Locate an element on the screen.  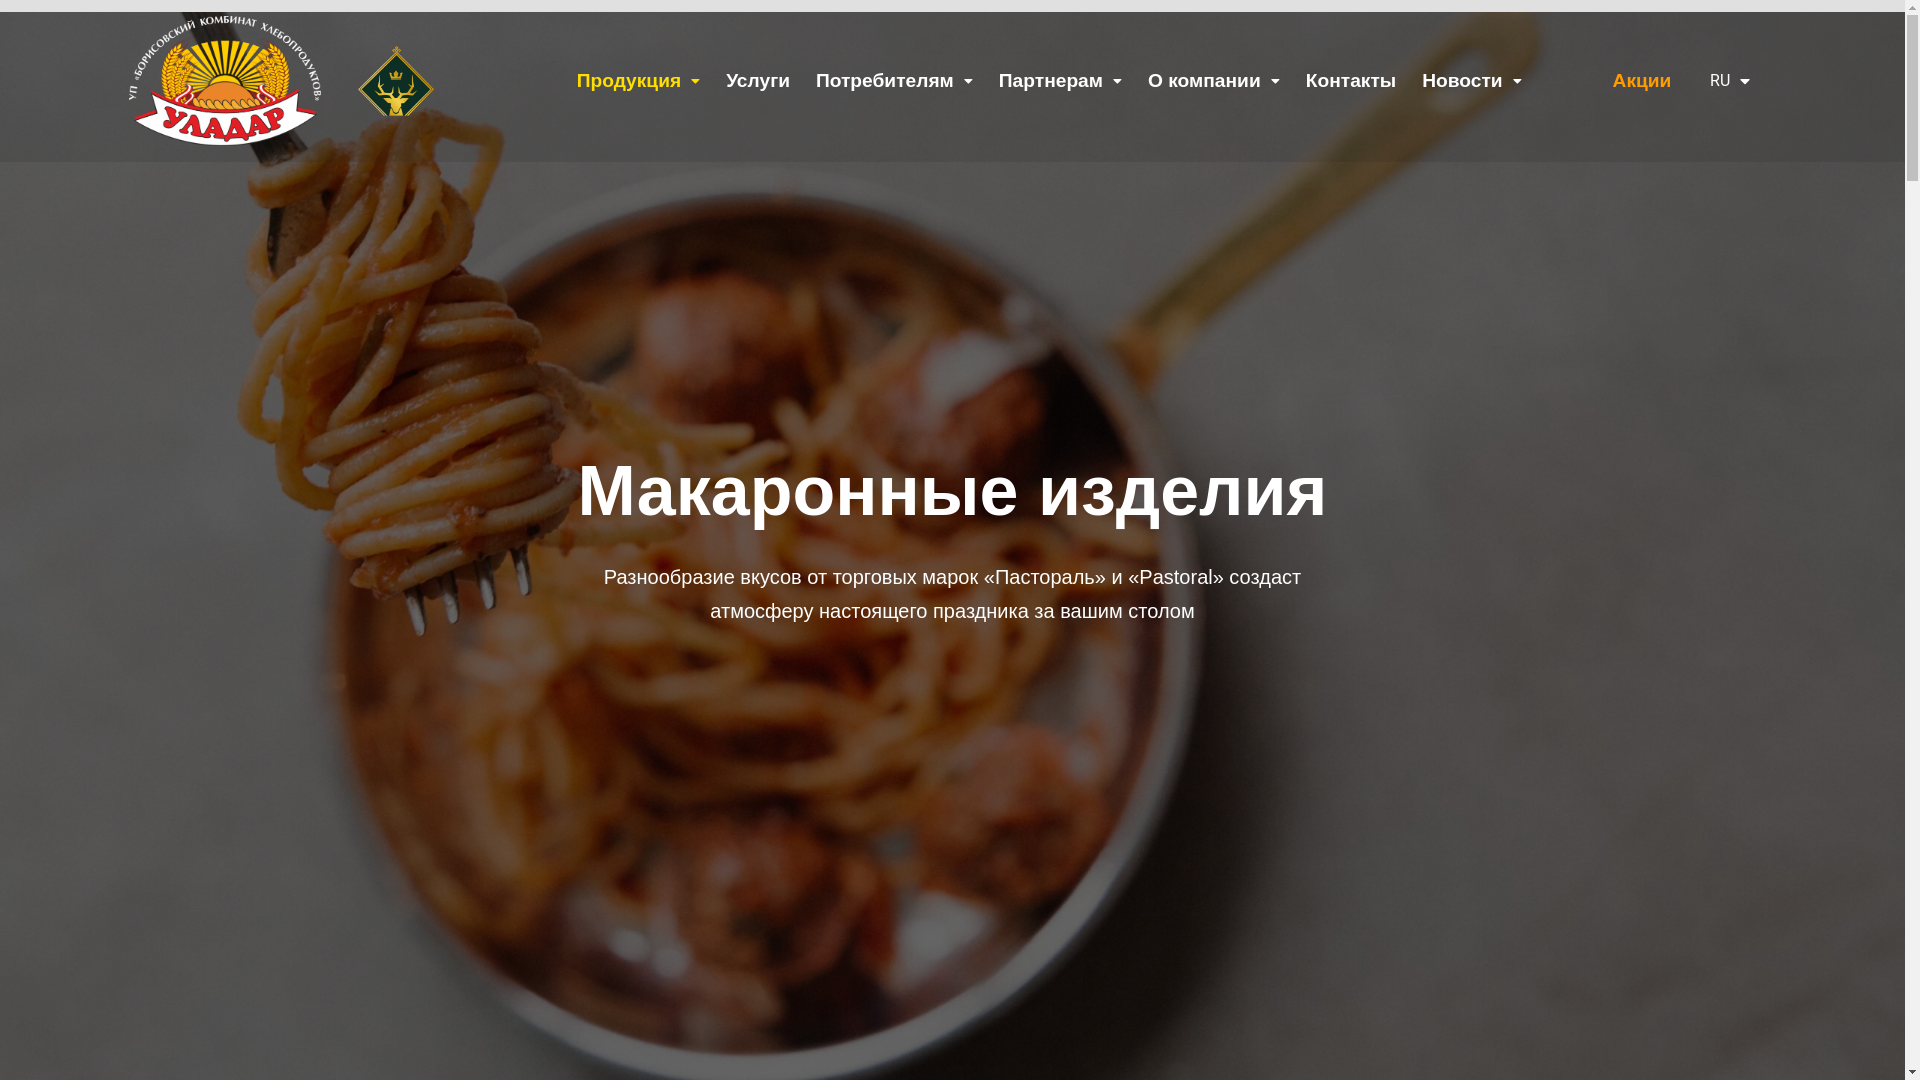
'RU' is located at coordinates (1723, 79).